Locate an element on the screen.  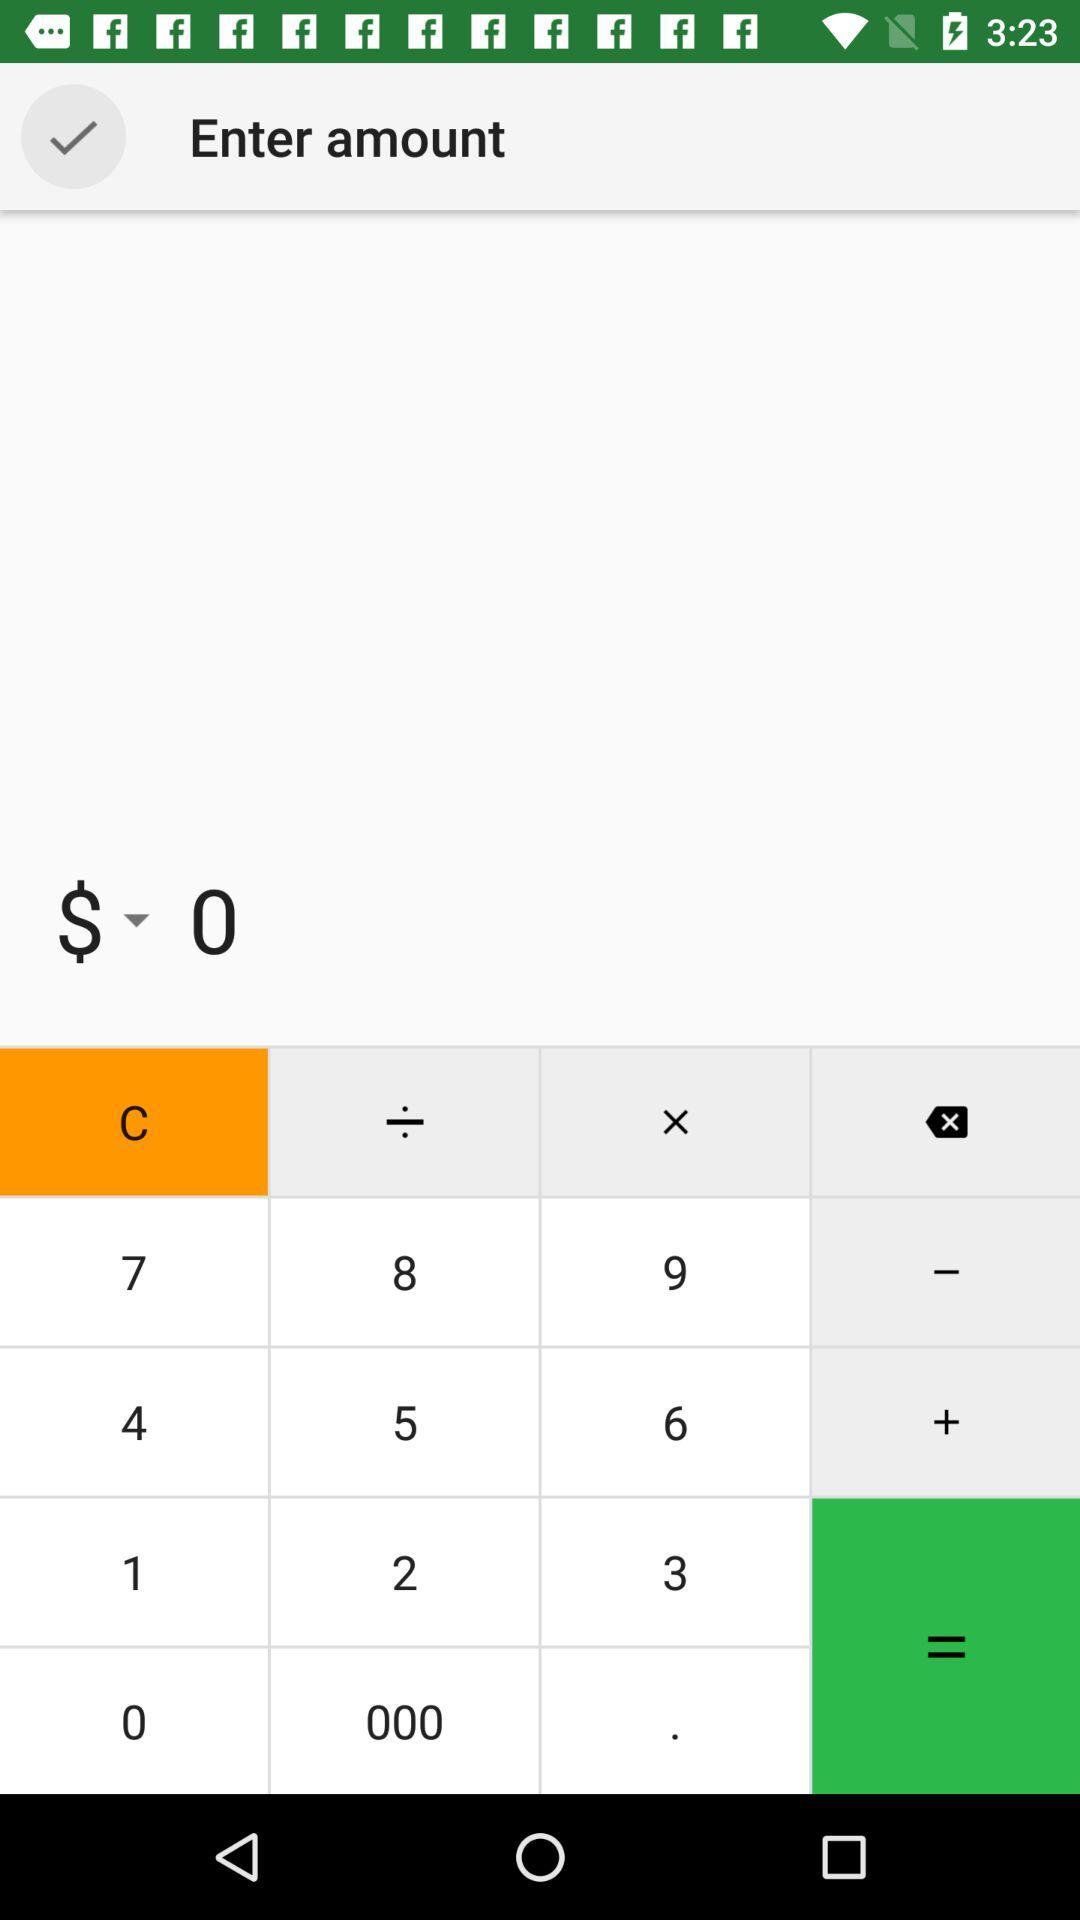
the icon below the c icon is located at coordinates (133, 1271).